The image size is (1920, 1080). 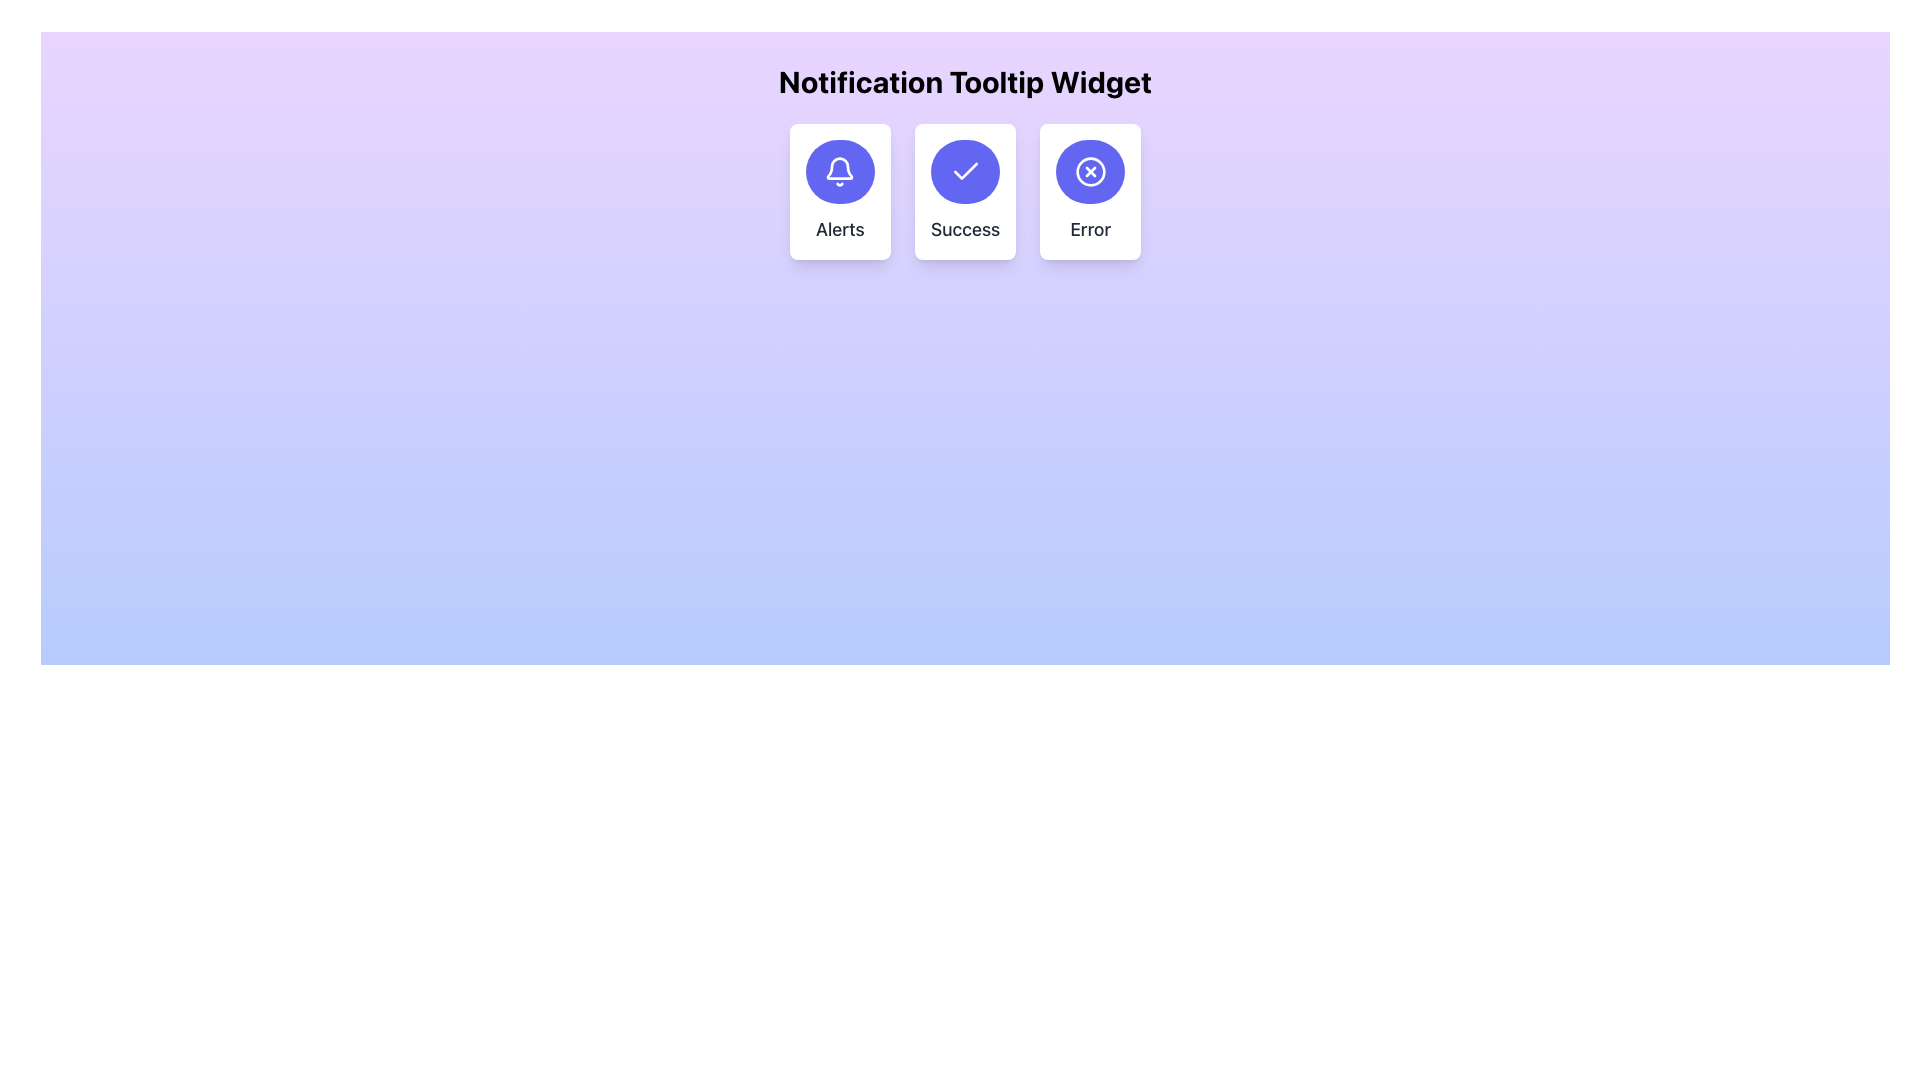 I want to click on the 'Success' Icon Button which is centrally located within the 'Success' card, featuring the text 'Success' below it, so click(x=965, y=171).